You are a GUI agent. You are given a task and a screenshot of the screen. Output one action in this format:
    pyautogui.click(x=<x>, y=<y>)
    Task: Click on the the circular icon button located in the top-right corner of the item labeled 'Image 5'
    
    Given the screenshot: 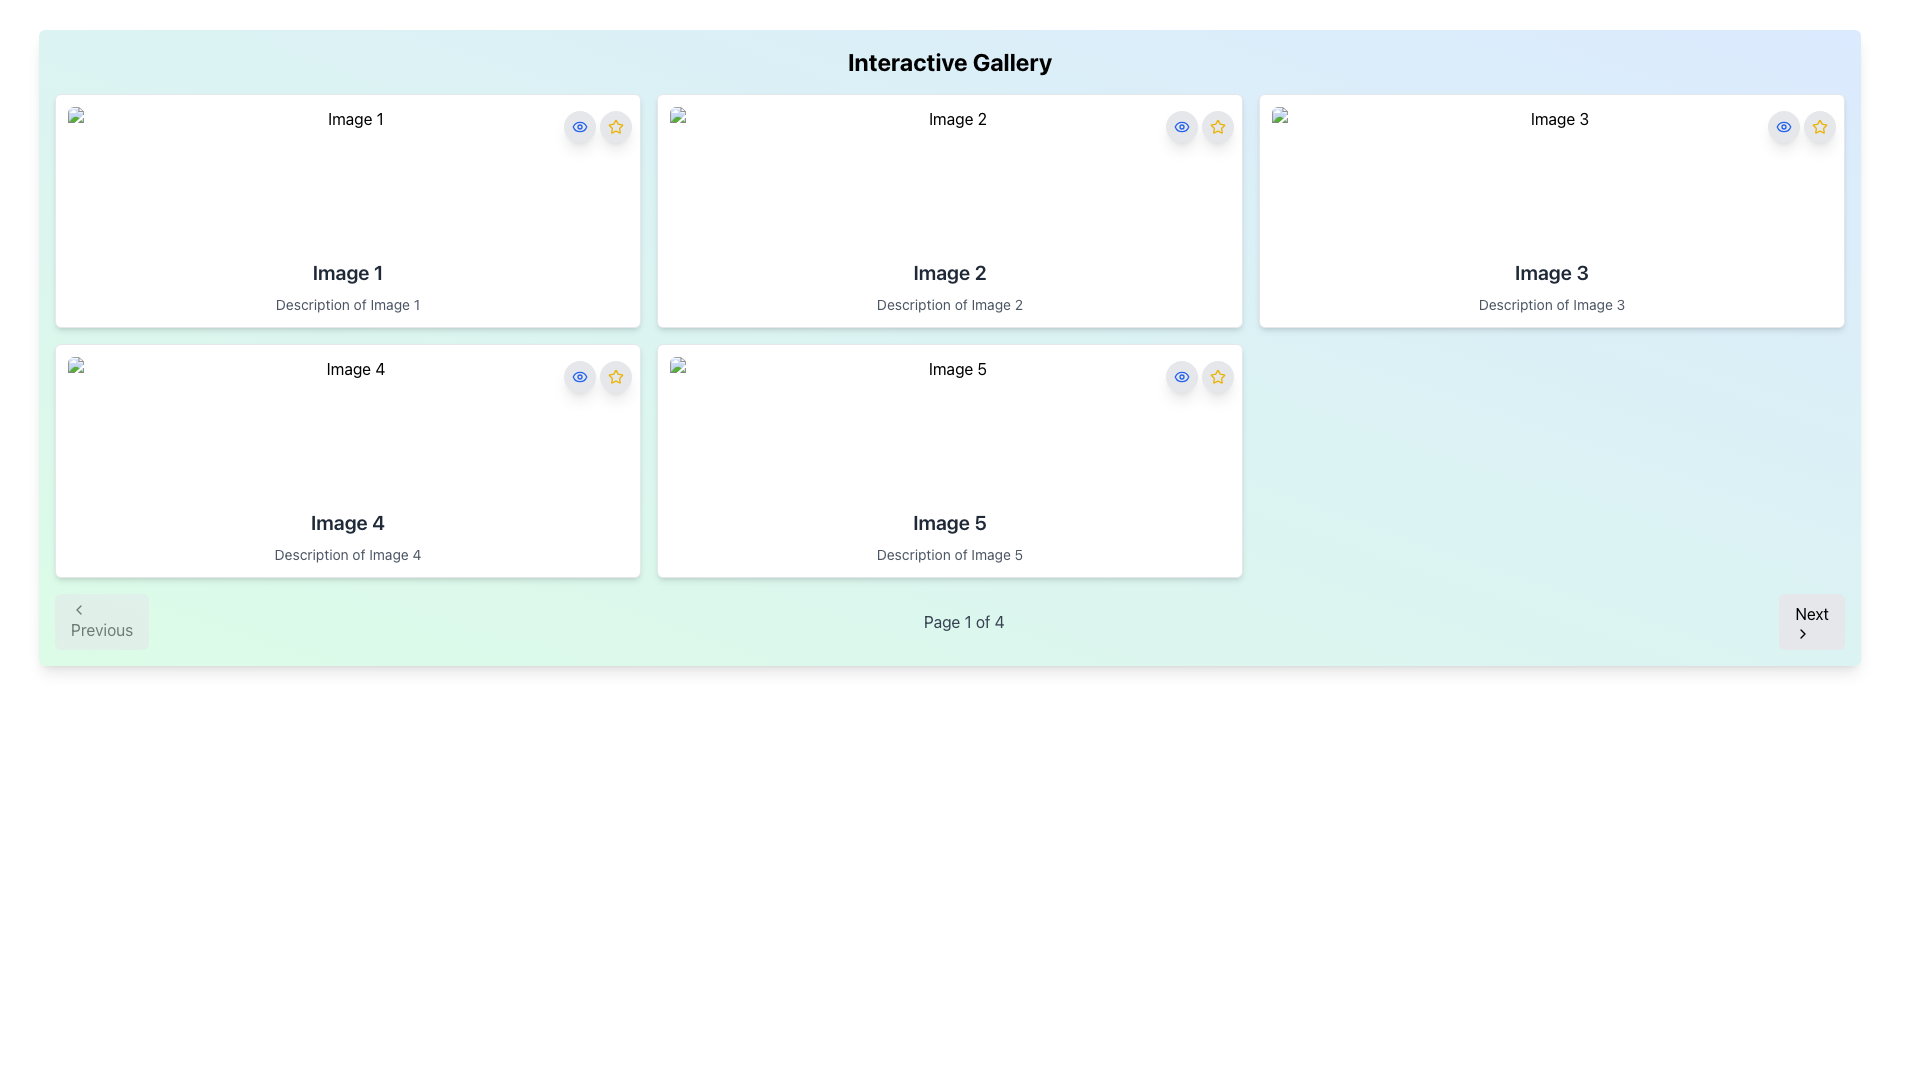 What is the action you would take?
    pyautogui.click(x=1217, y=127)
    